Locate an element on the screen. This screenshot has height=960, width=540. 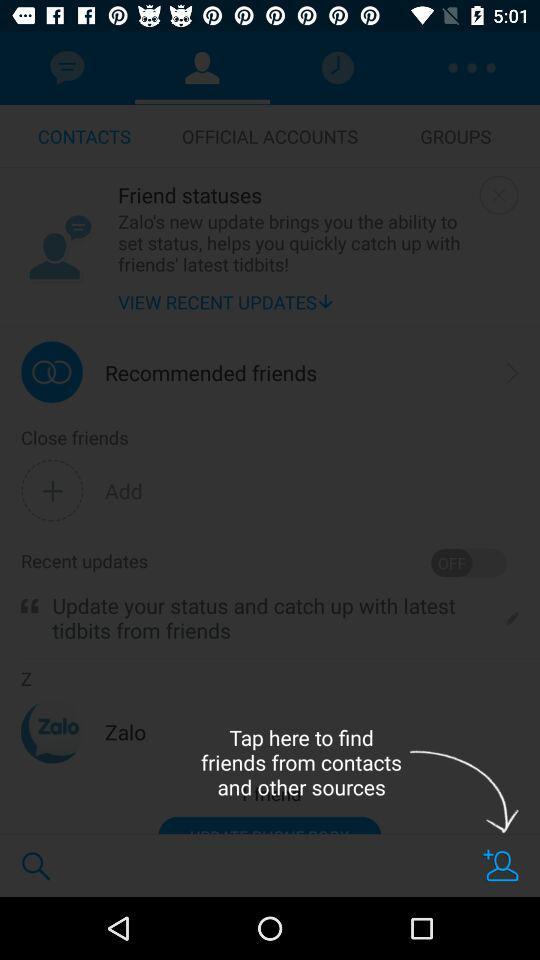
the item above update your status is located at coordinates (468, 563).